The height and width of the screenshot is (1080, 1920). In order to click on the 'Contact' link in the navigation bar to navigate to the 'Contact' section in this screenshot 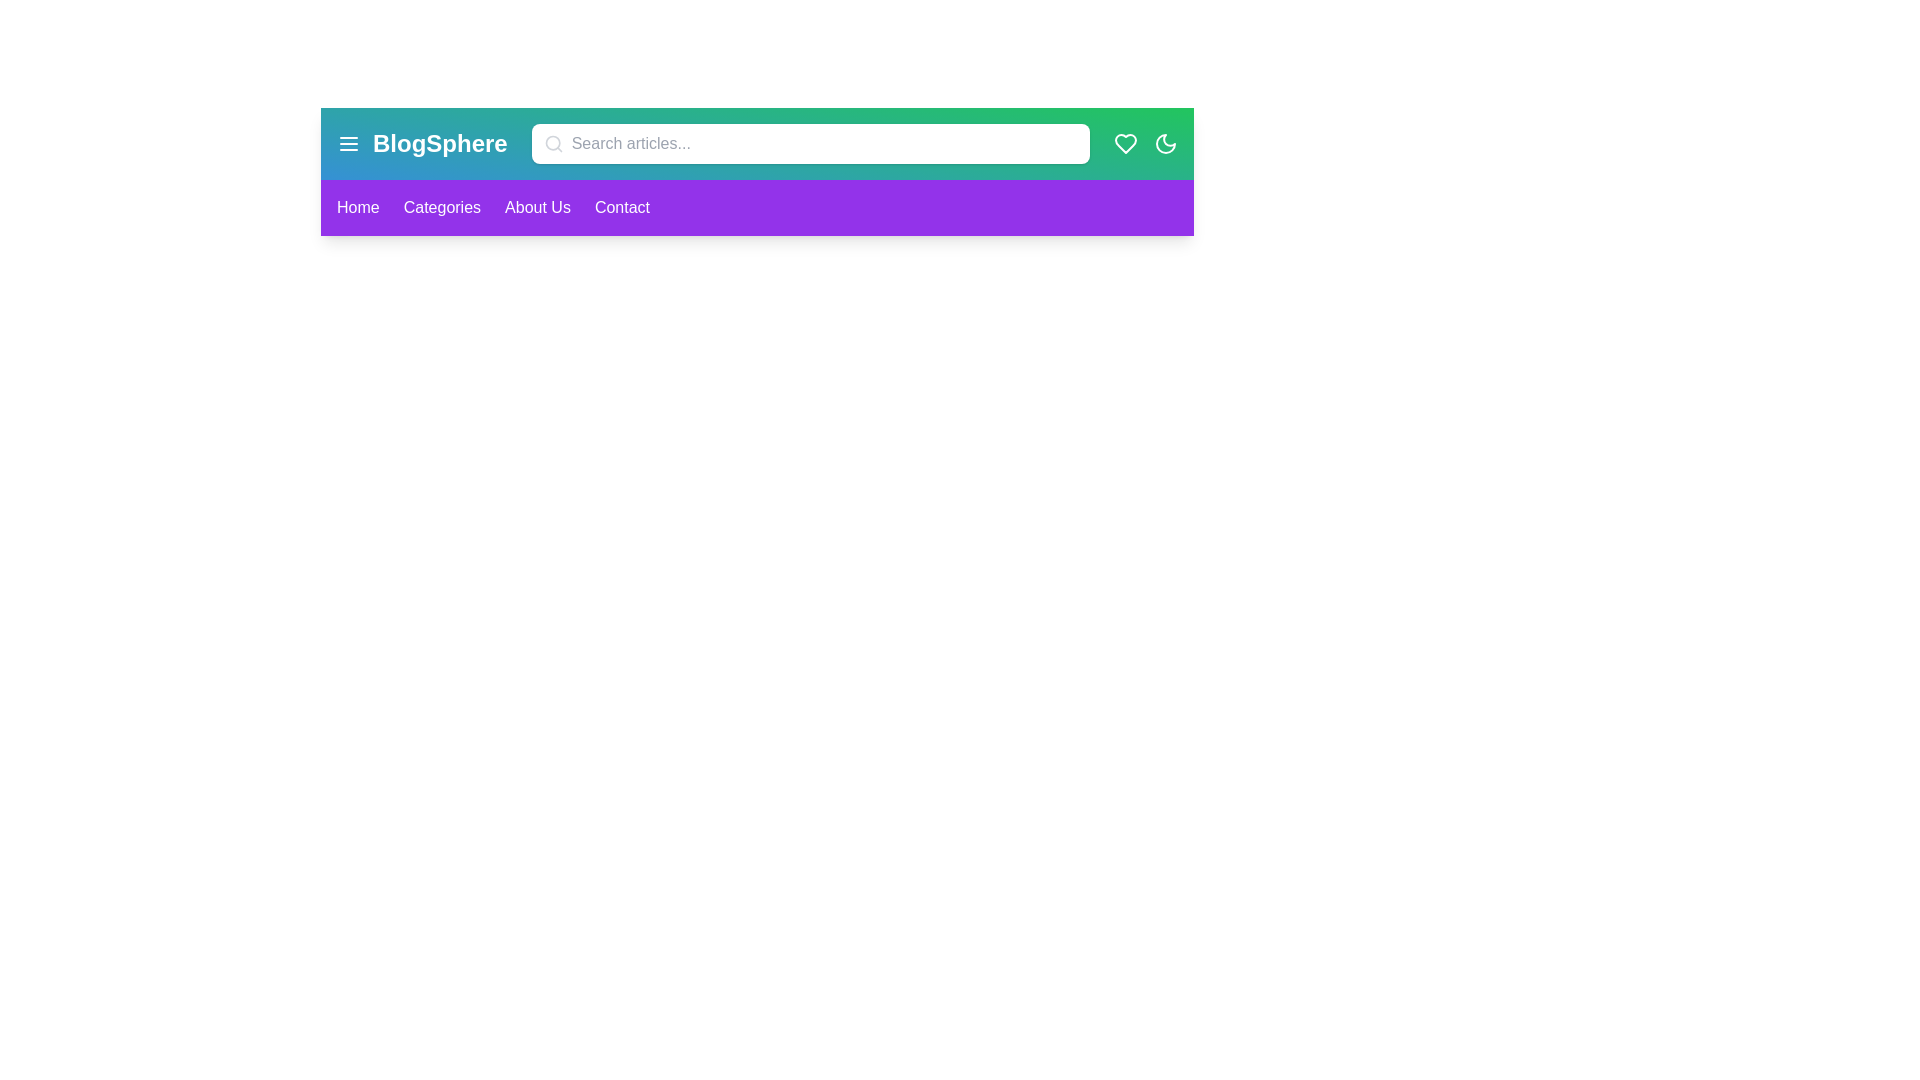, I will do `click(621, 208)`.